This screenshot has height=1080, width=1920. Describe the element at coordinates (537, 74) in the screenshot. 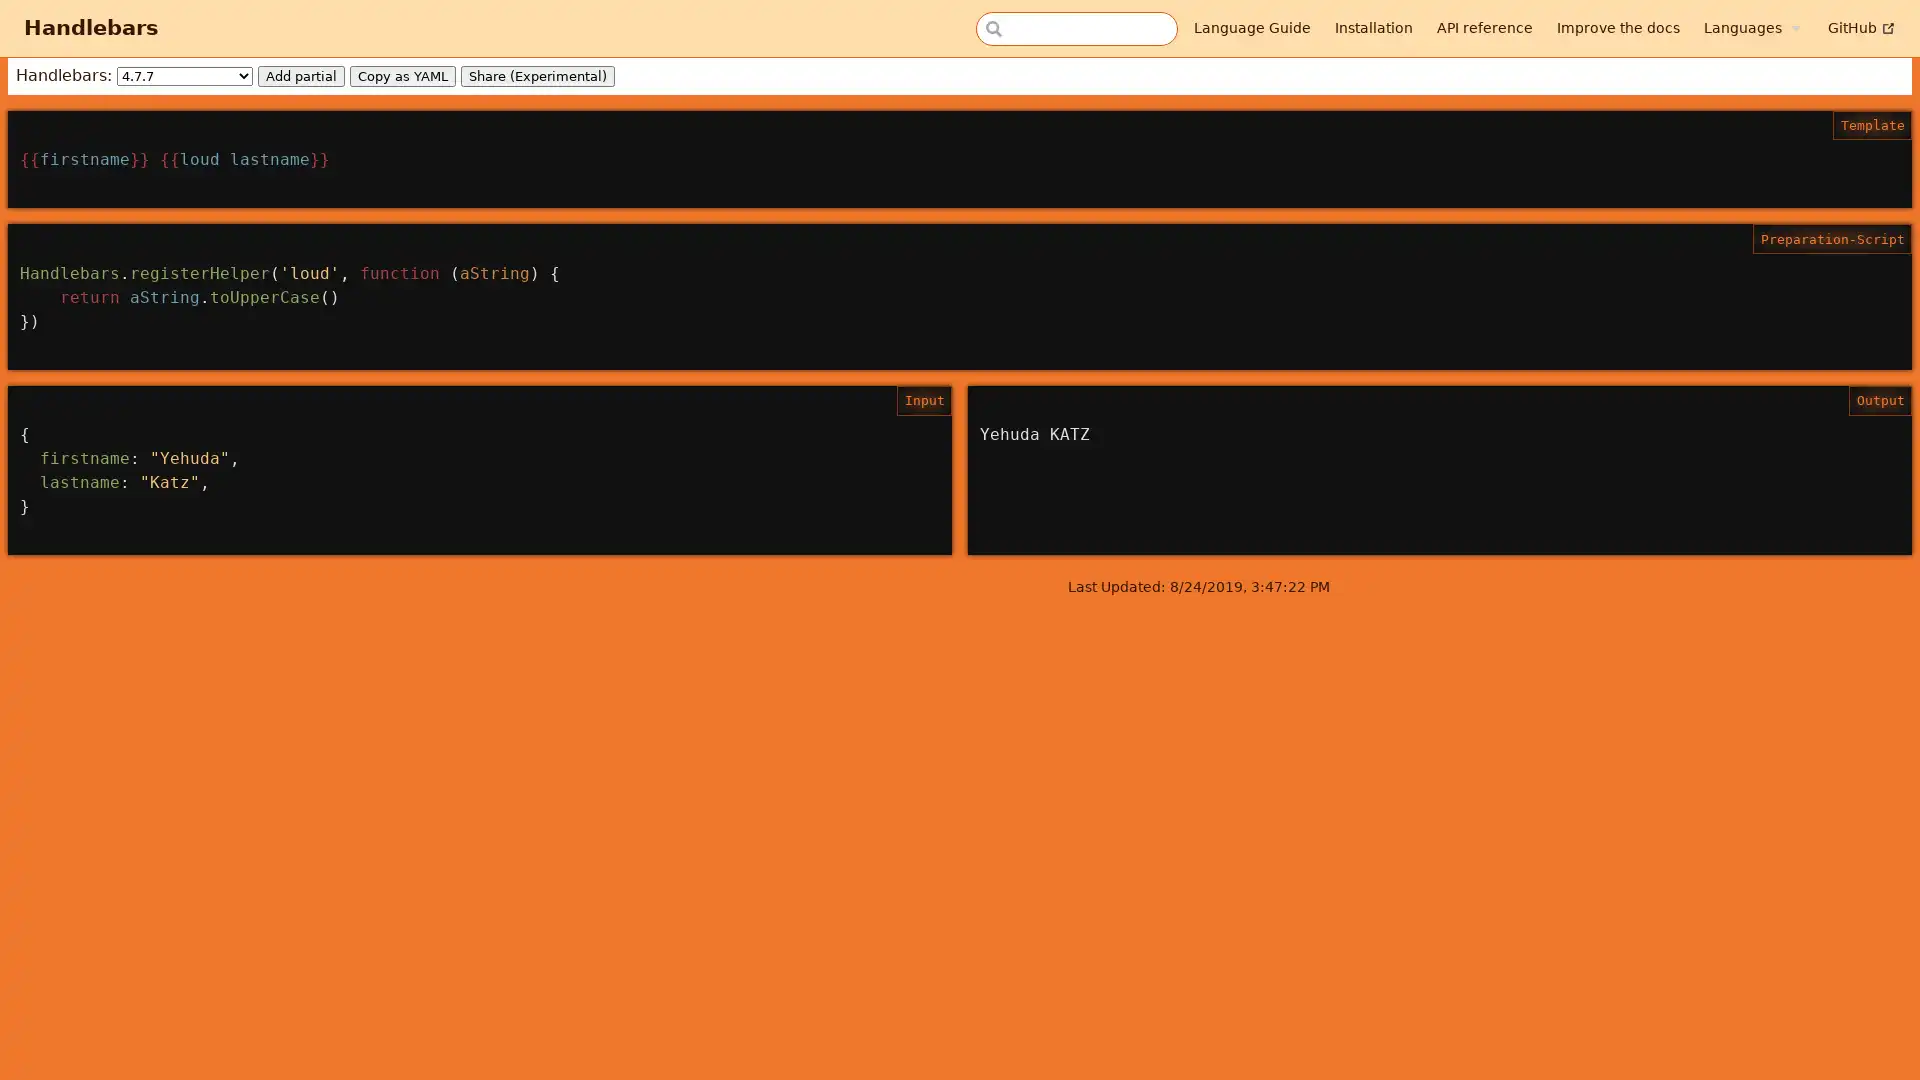

I see `Share (Experimental)` at that location.